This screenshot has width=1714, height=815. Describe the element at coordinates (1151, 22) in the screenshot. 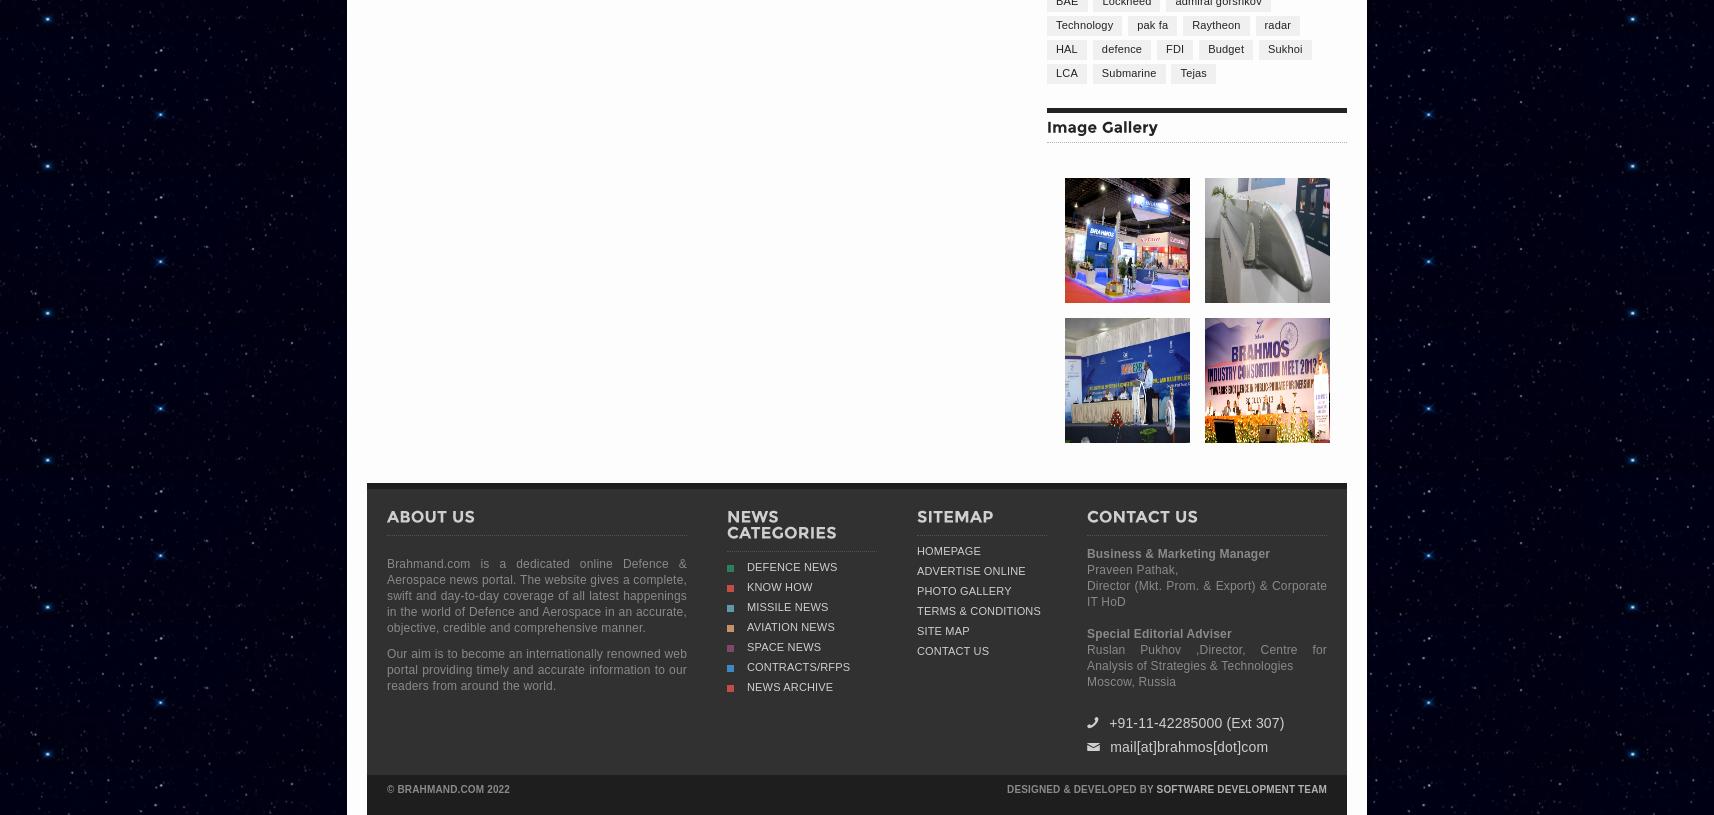

I see `'pak fa'` at that location.